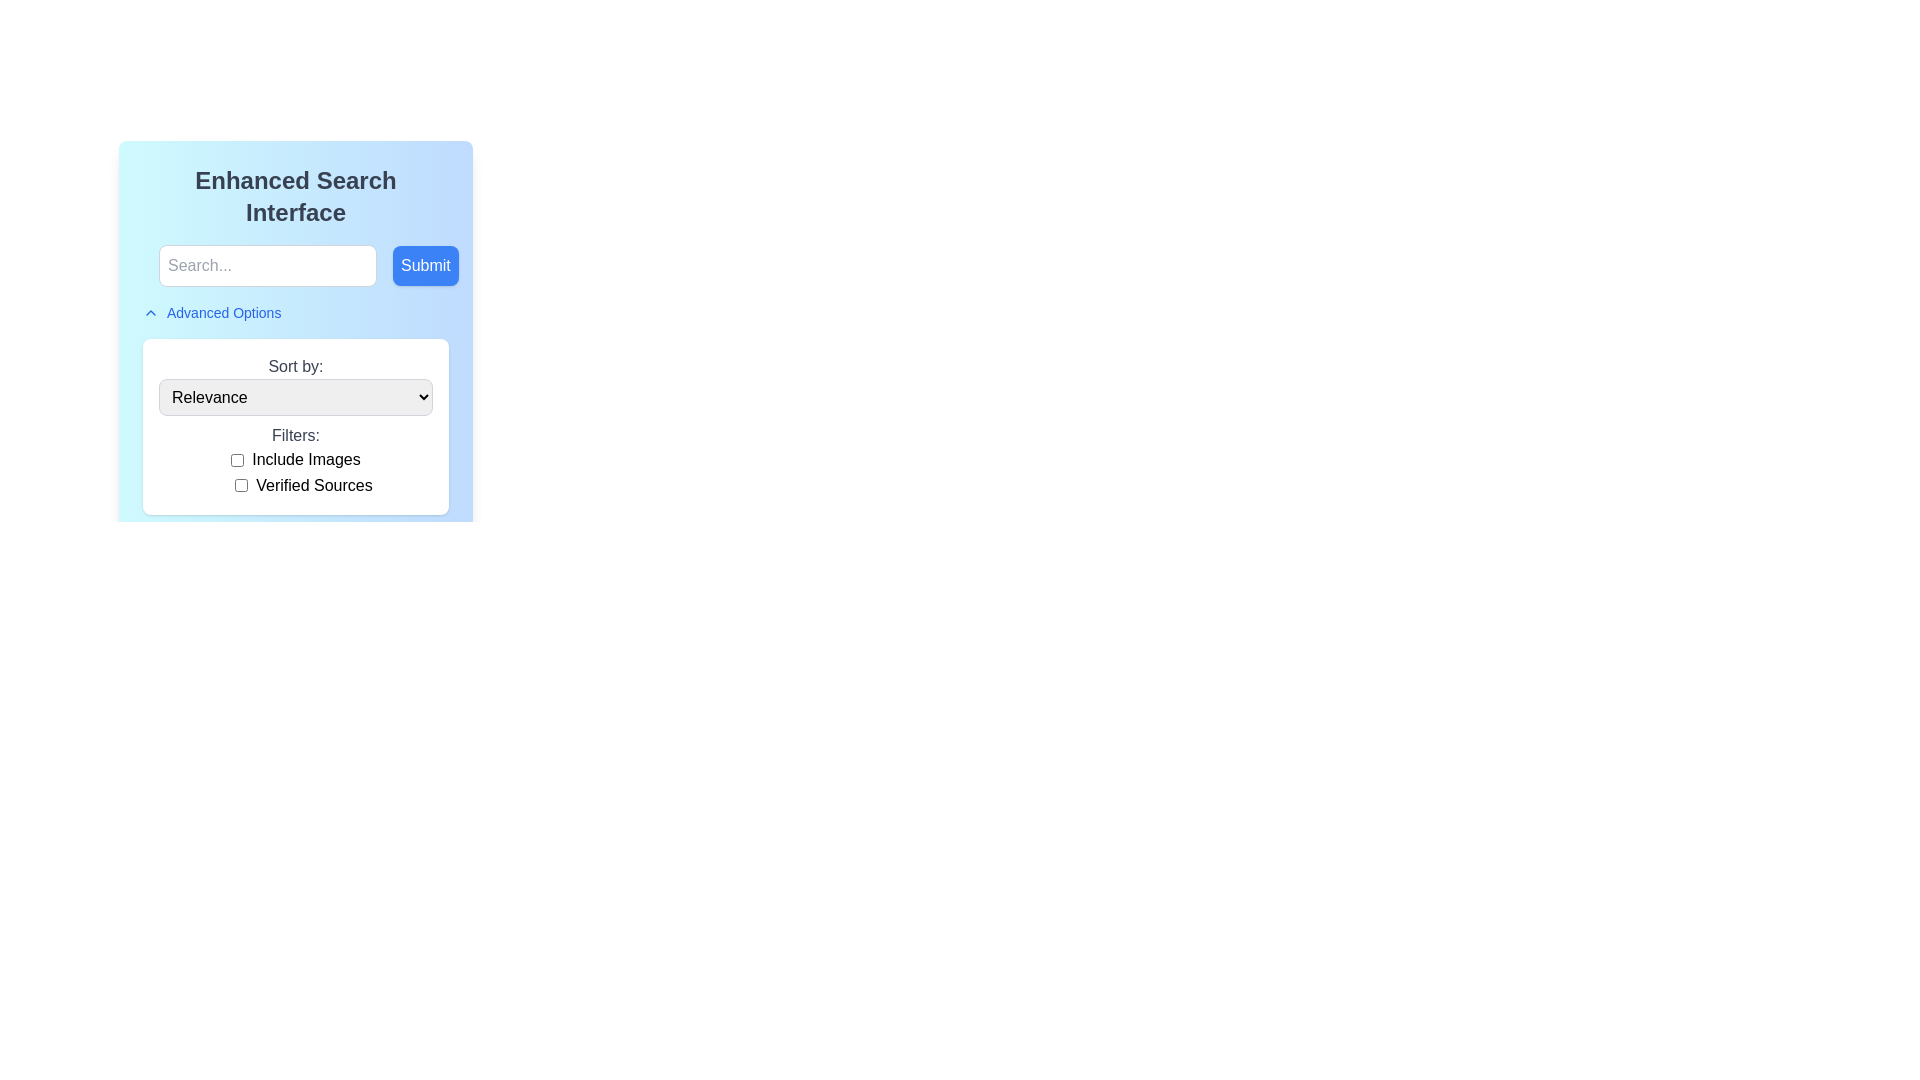  What do you see at coordinates (424, 265) in the screenshot?
I see `the 'Submit' button, which is a rounded rectangular button with a blue background and white text, located to the far right of the search interface panel` at bounding box center [424, 265].